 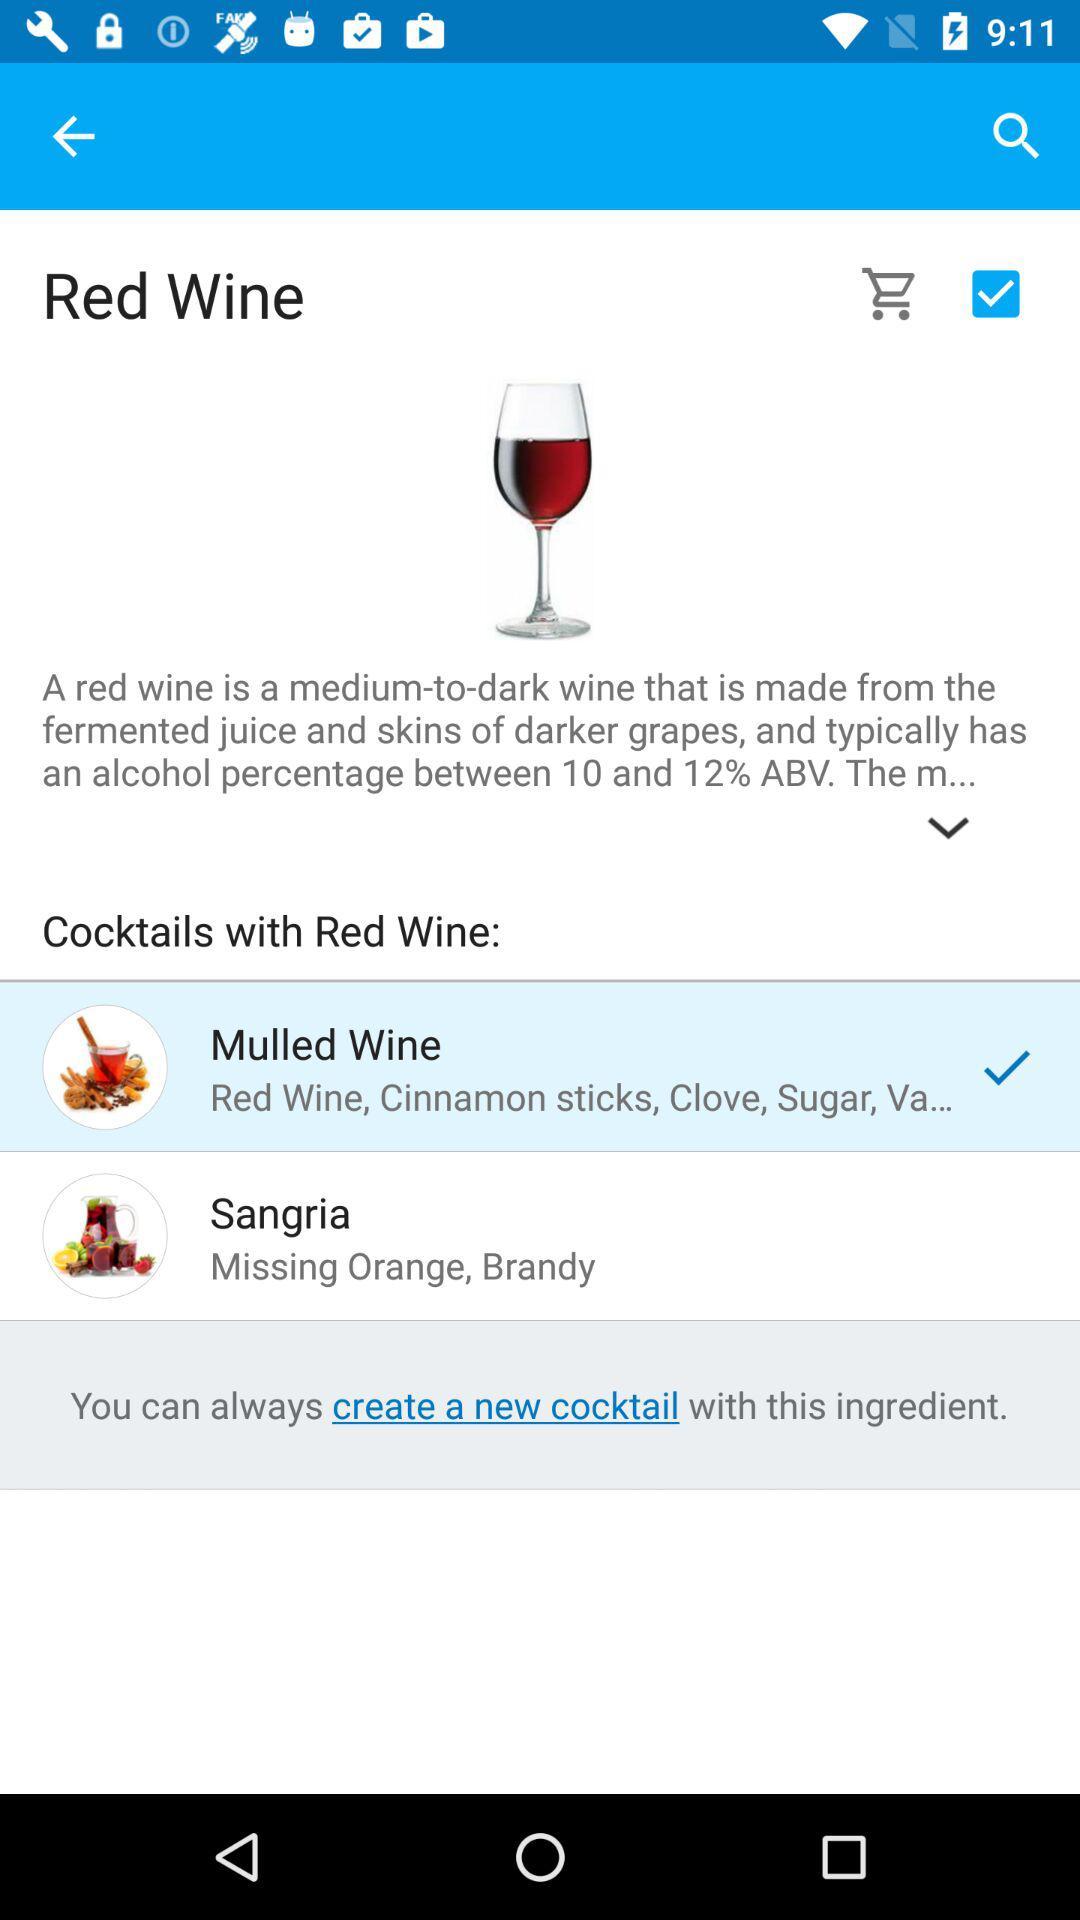 What do you see at coordinates (901, 292) in the screenshot?
I see `to cart` at bounding box center [901, 292].